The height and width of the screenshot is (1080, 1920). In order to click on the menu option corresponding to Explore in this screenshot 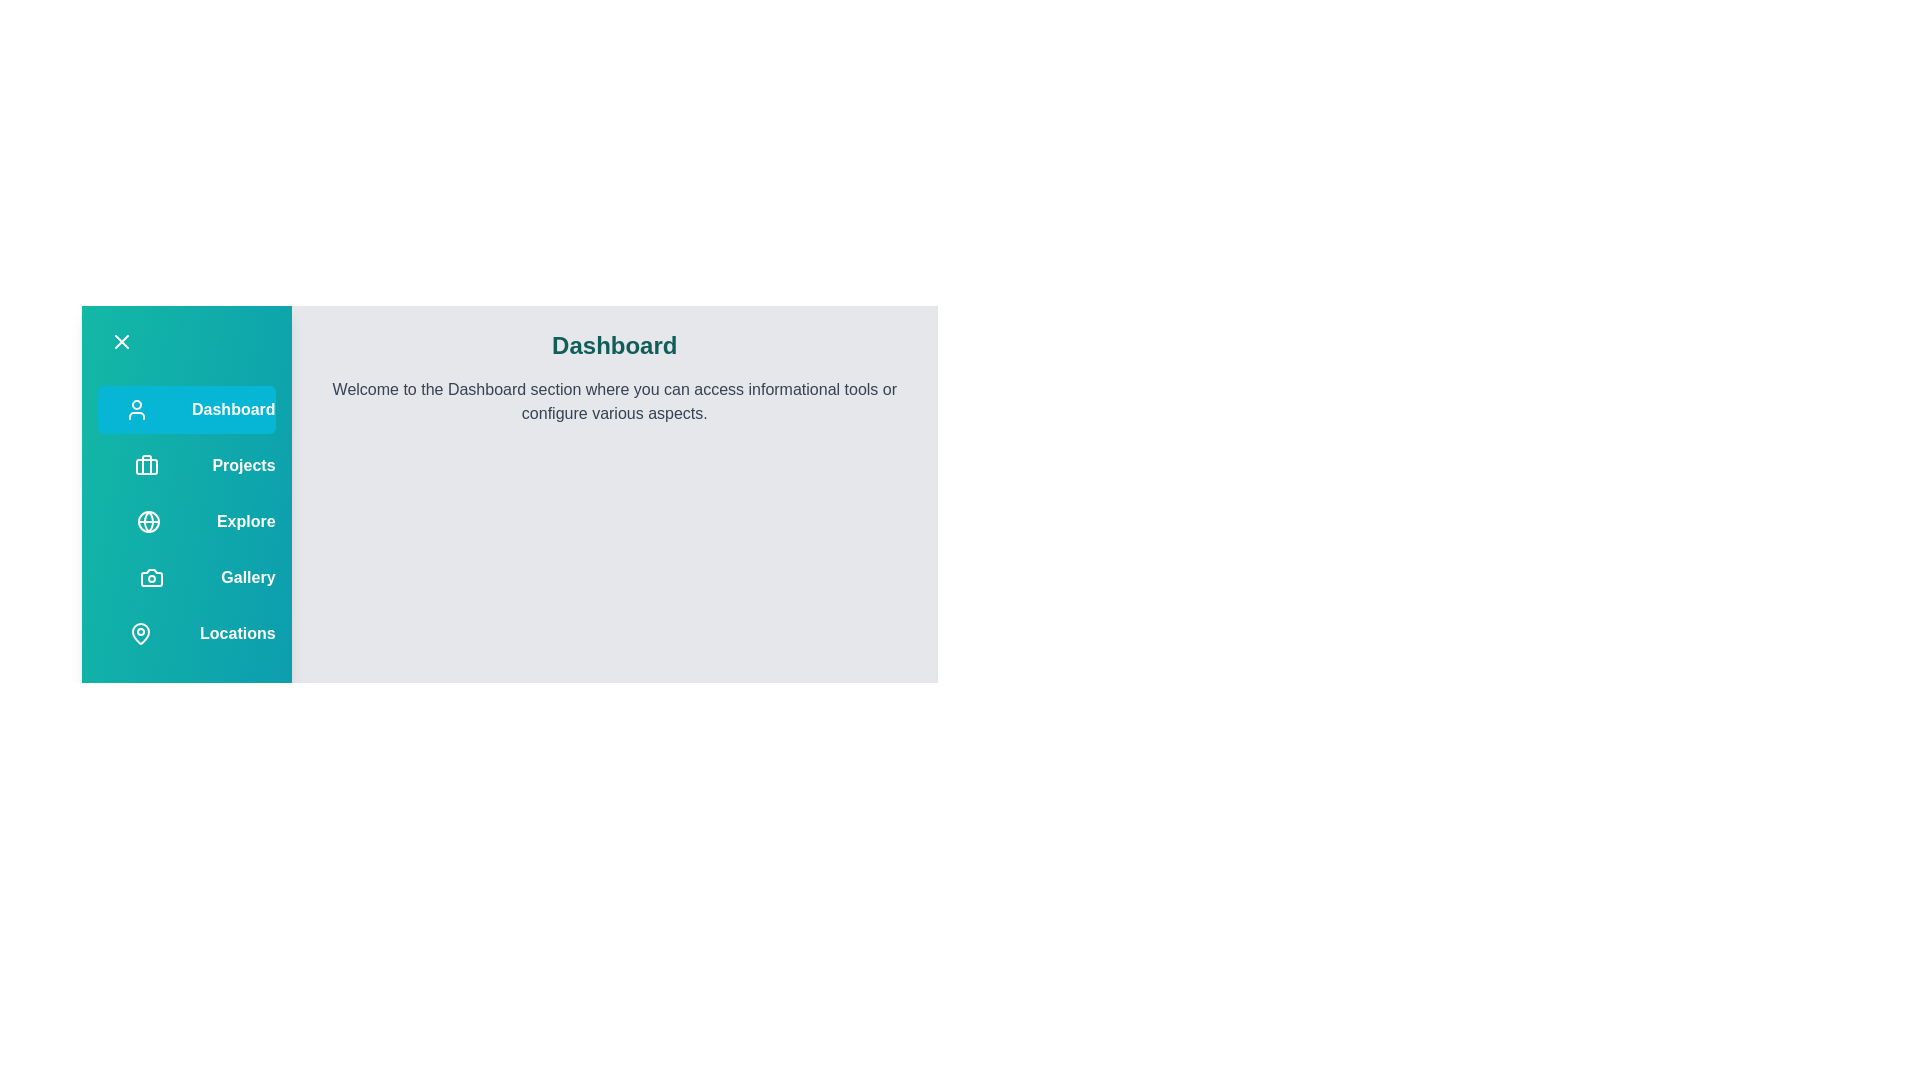, I will do `click(147, 520)`.